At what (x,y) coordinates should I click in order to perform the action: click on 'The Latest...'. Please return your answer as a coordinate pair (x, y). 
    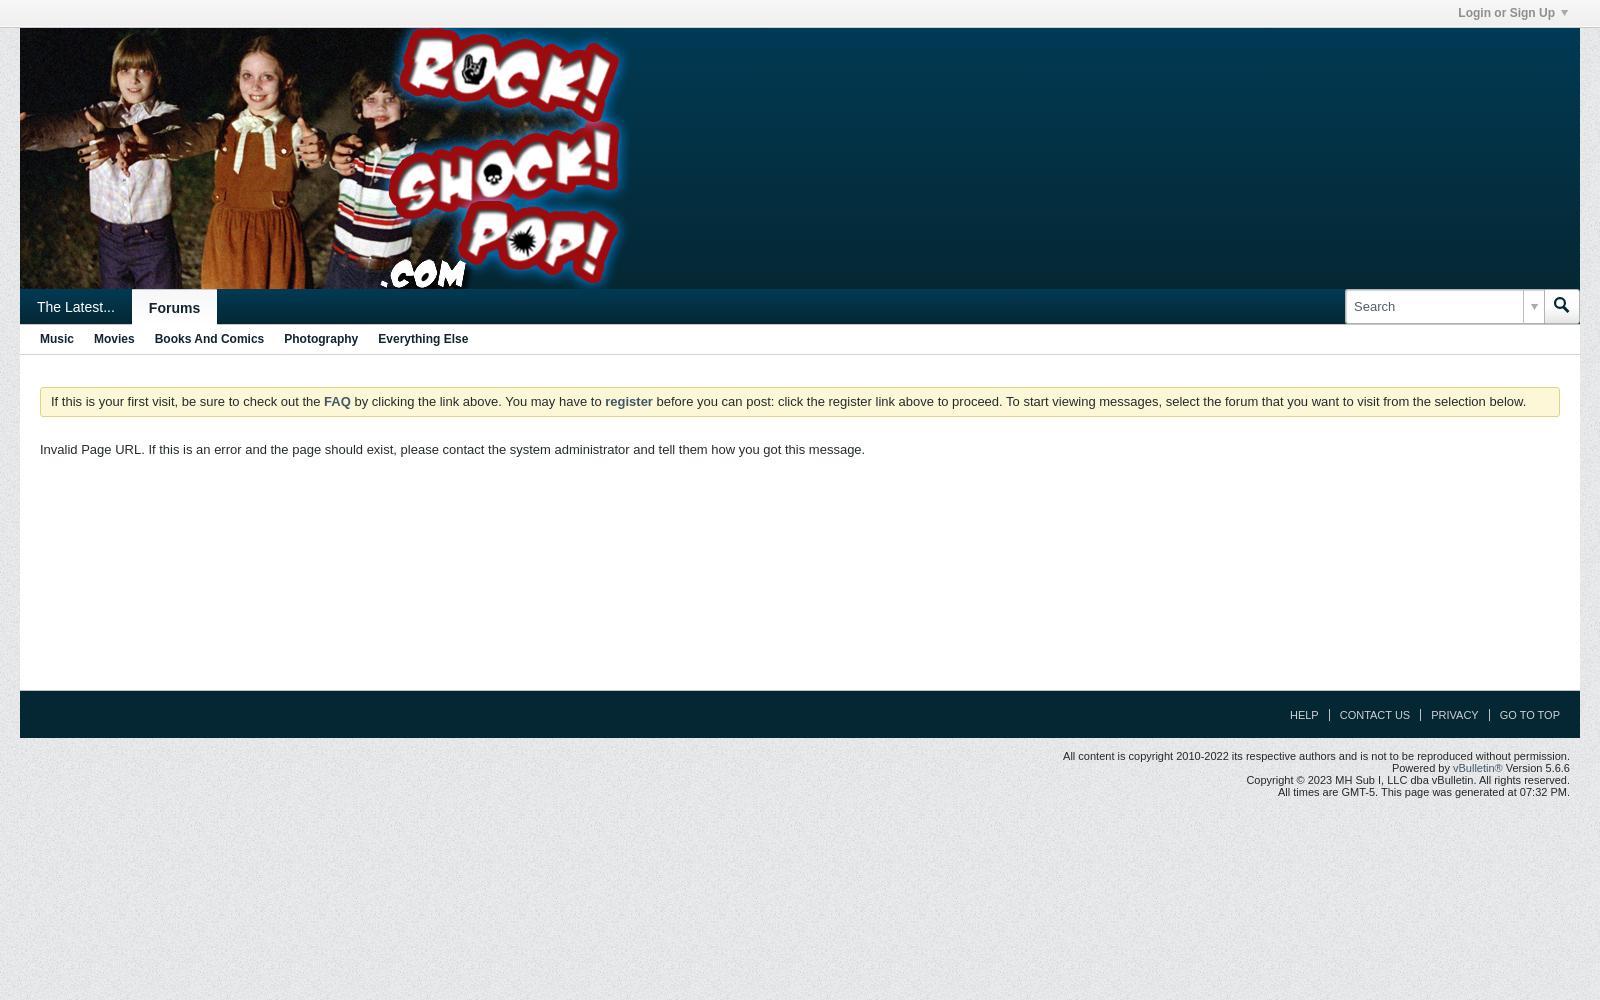
    Looking at the image, I should click on (74, 307).